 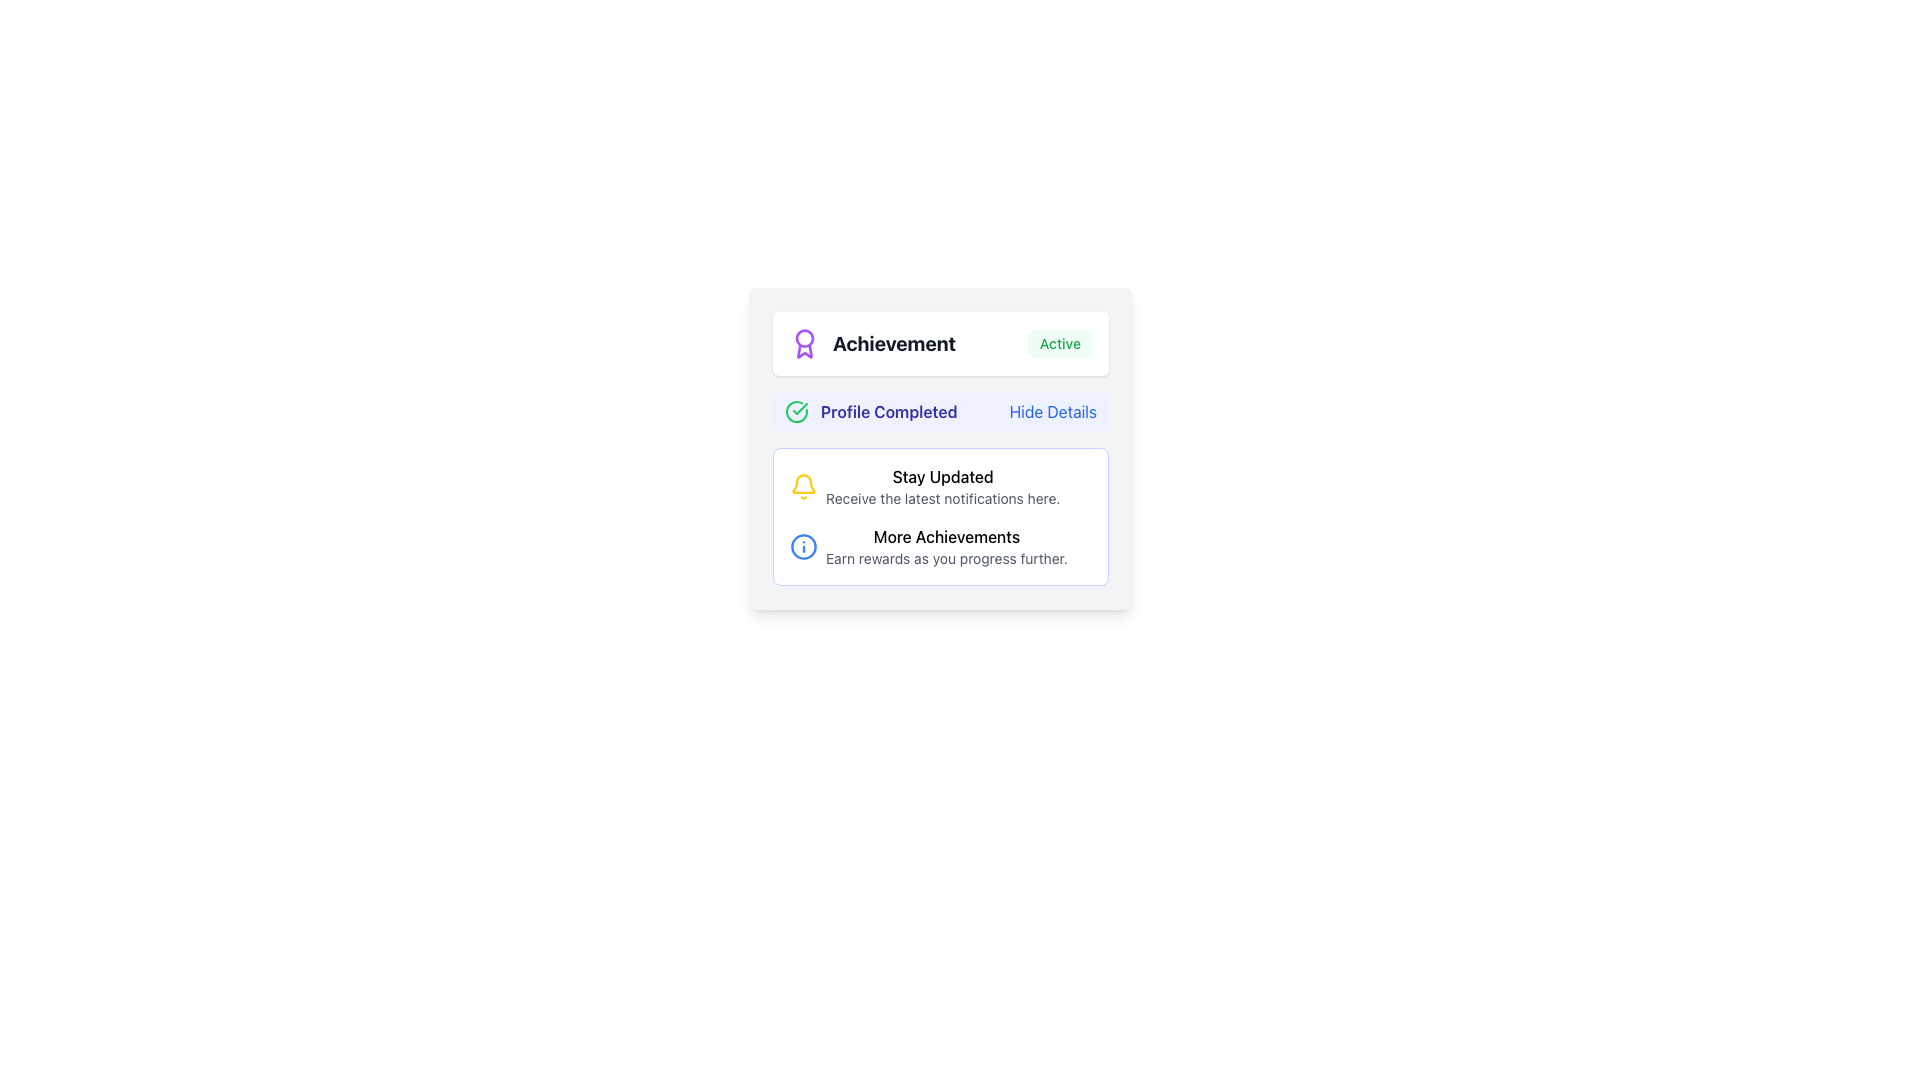 What do you see at coordinates (805, 342) in the screenshot?
I see `the purple badge-like icon resembling an award ribbon with circular design and star motifs, located on the left side of the 'Achievement' title text in the header of the achievement section` at bounding box center [805, 342].